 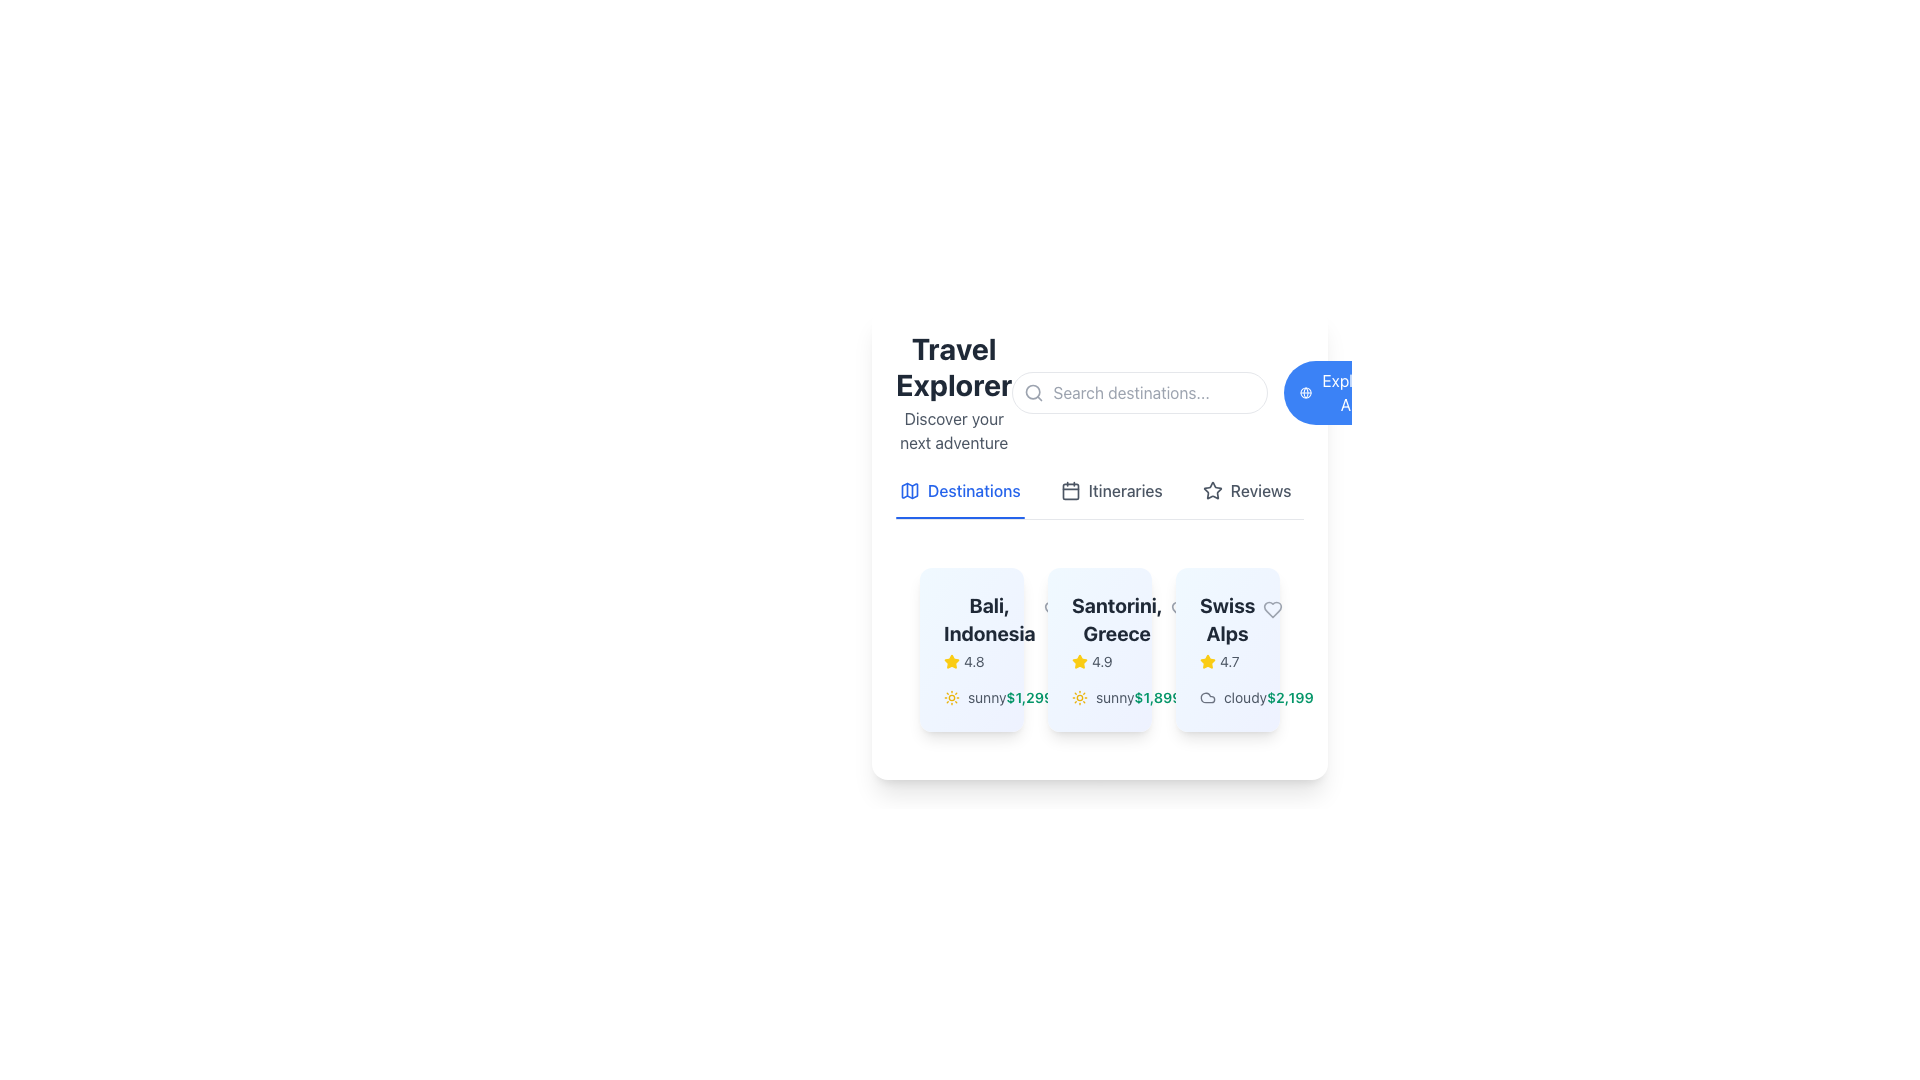 What do you see at coordinates (1227, 632) in the screenshot?
I see `the text label displaying the name and star rating of the travel destination located in the top-left section of the third card in a horizontally aligned set of destination cards, situated between the 'Santorini, Greece' card and another card with different information` at bounding box center [1227, 632].